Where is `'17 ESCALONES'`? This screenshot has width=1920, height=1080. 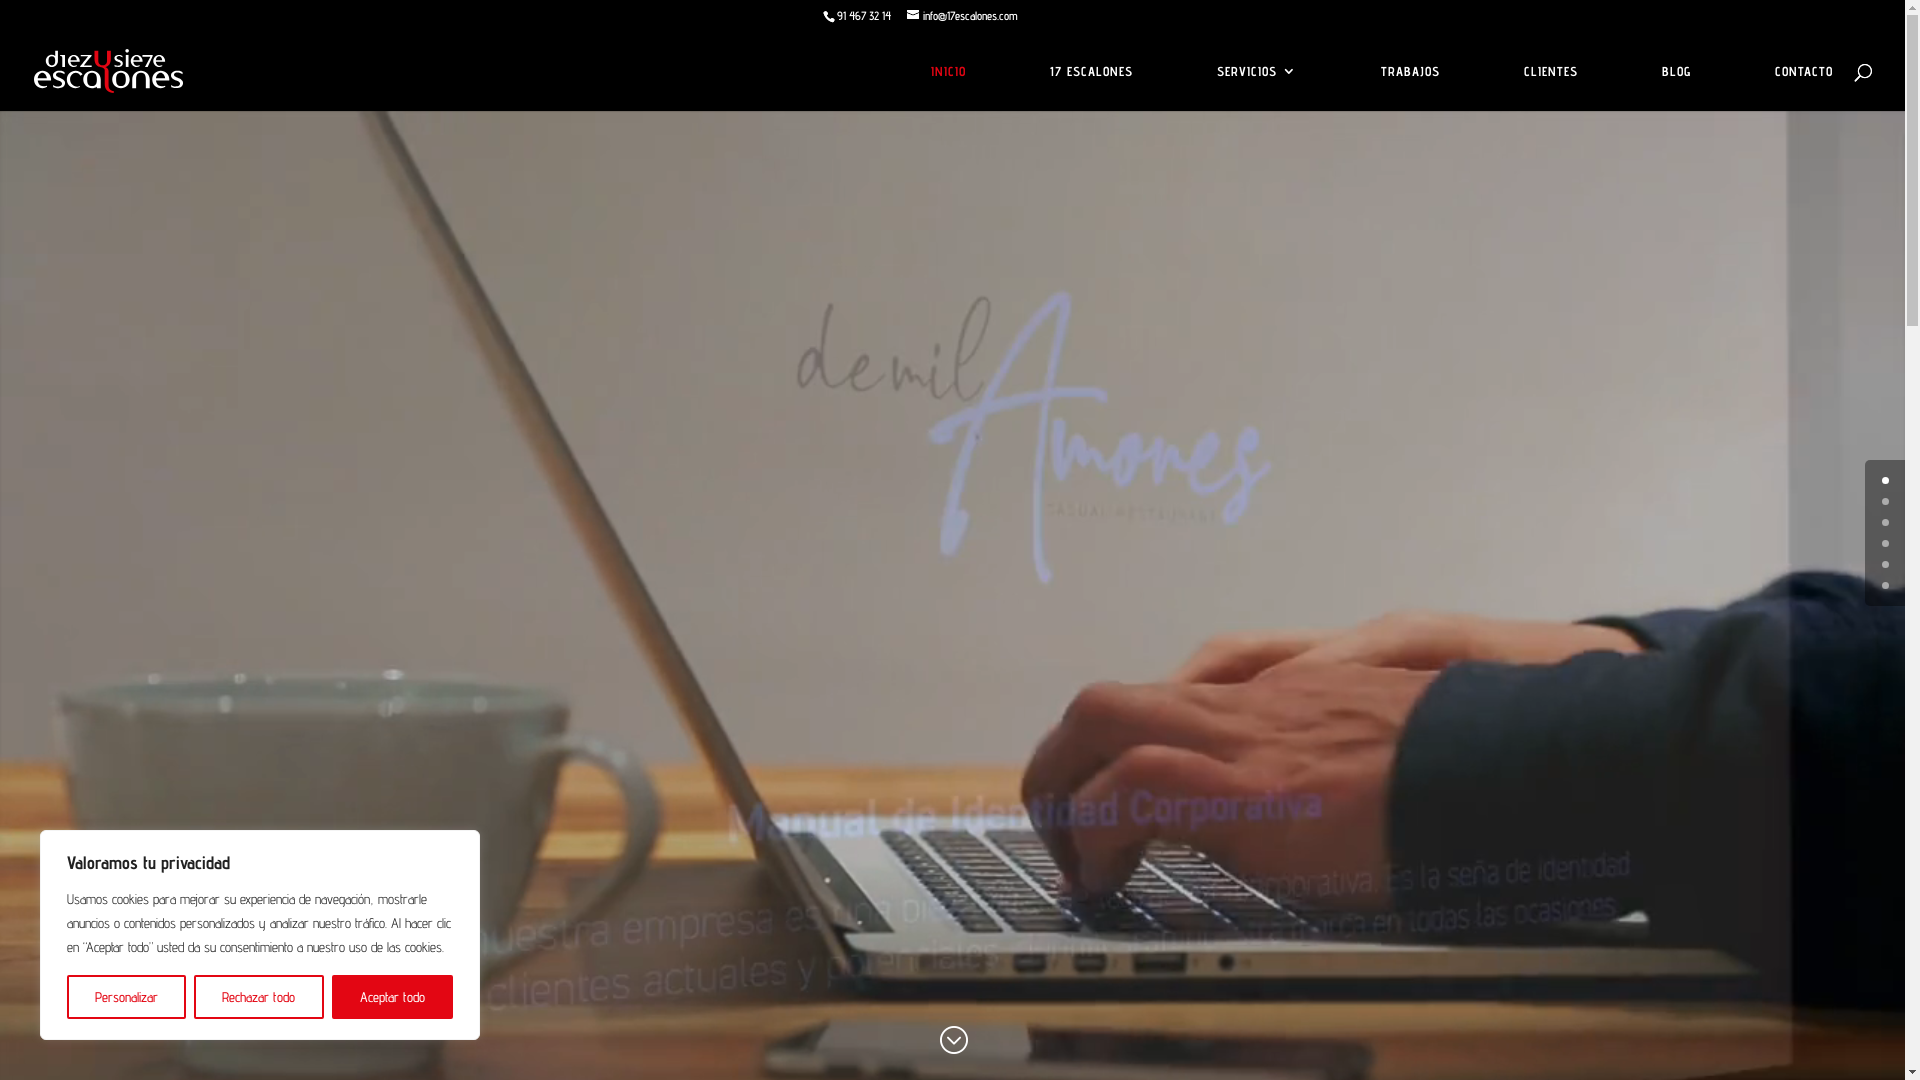
'17 ESCALONES' is located at coordinates (1090, 86).